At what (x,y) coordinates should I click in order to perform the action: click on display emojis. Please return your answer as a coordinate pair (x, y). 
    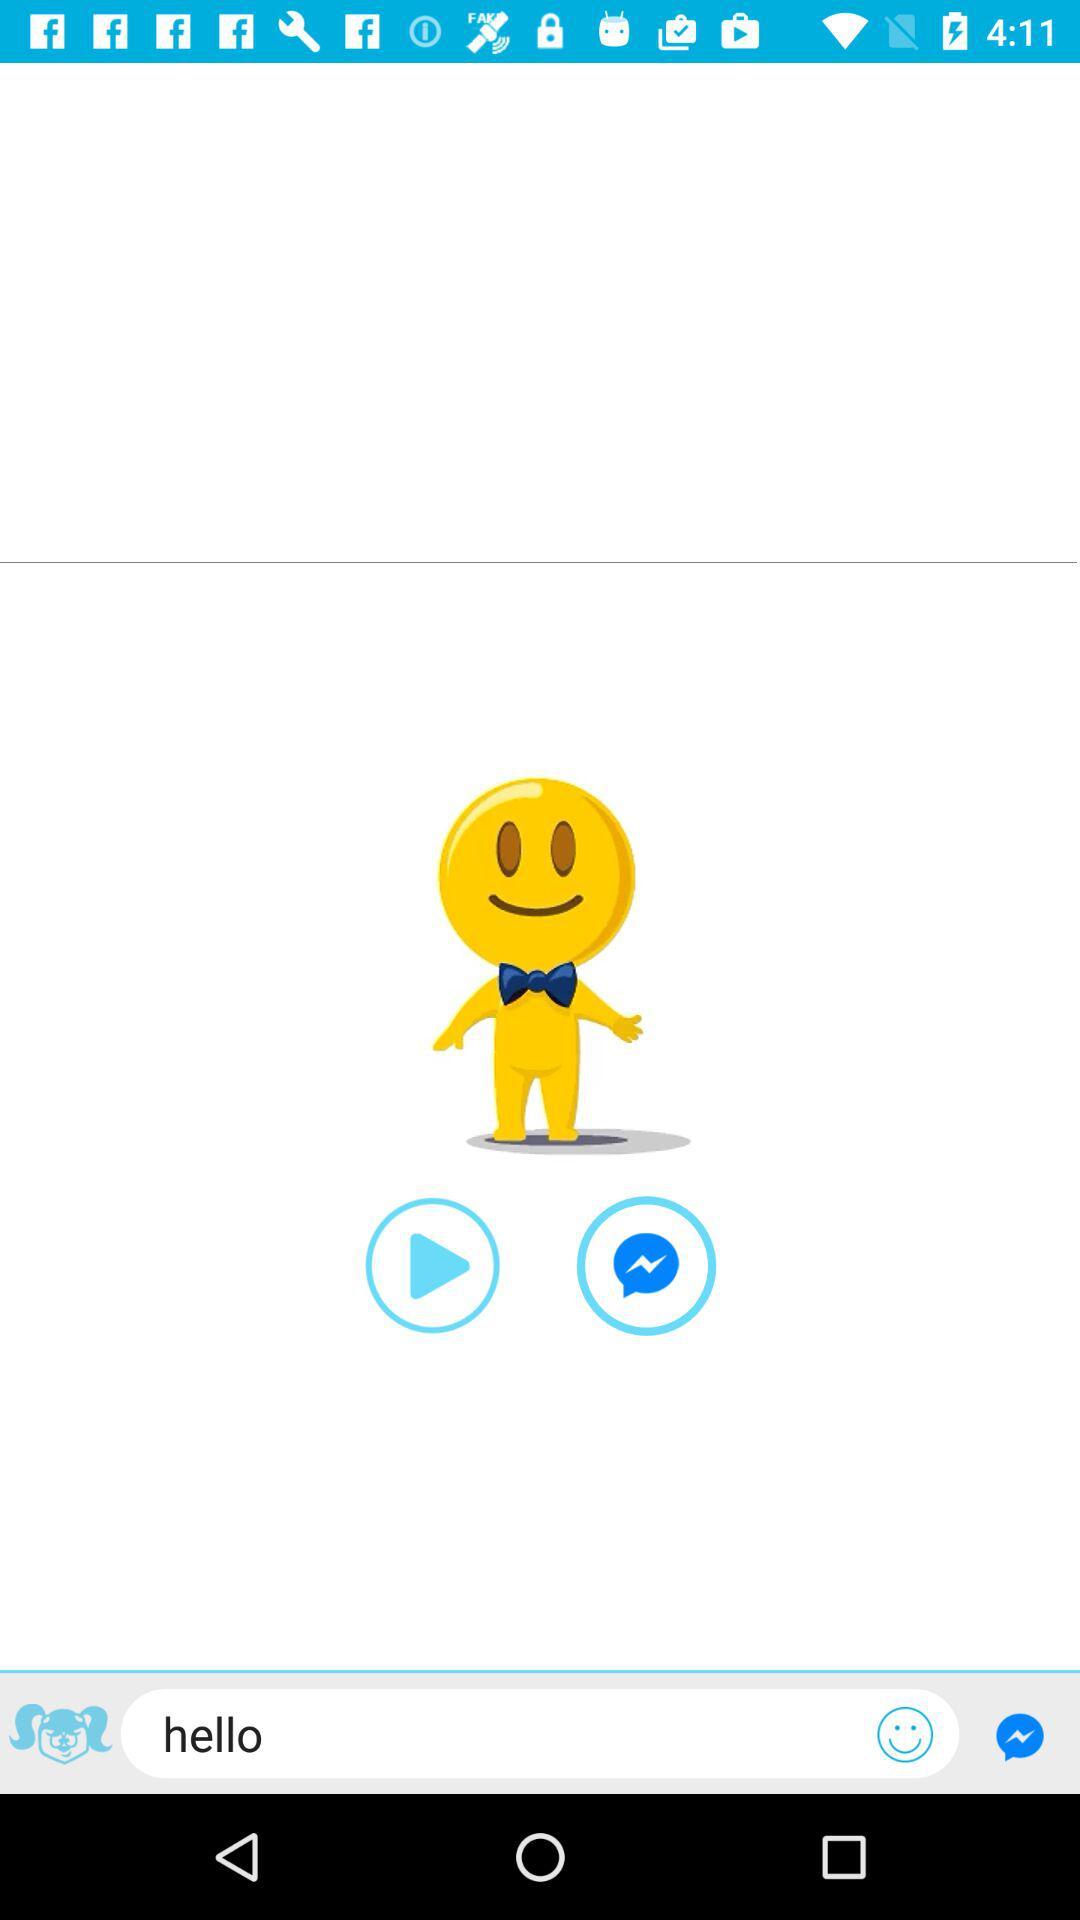
    Looking at the image, I should click on (905, 1733).